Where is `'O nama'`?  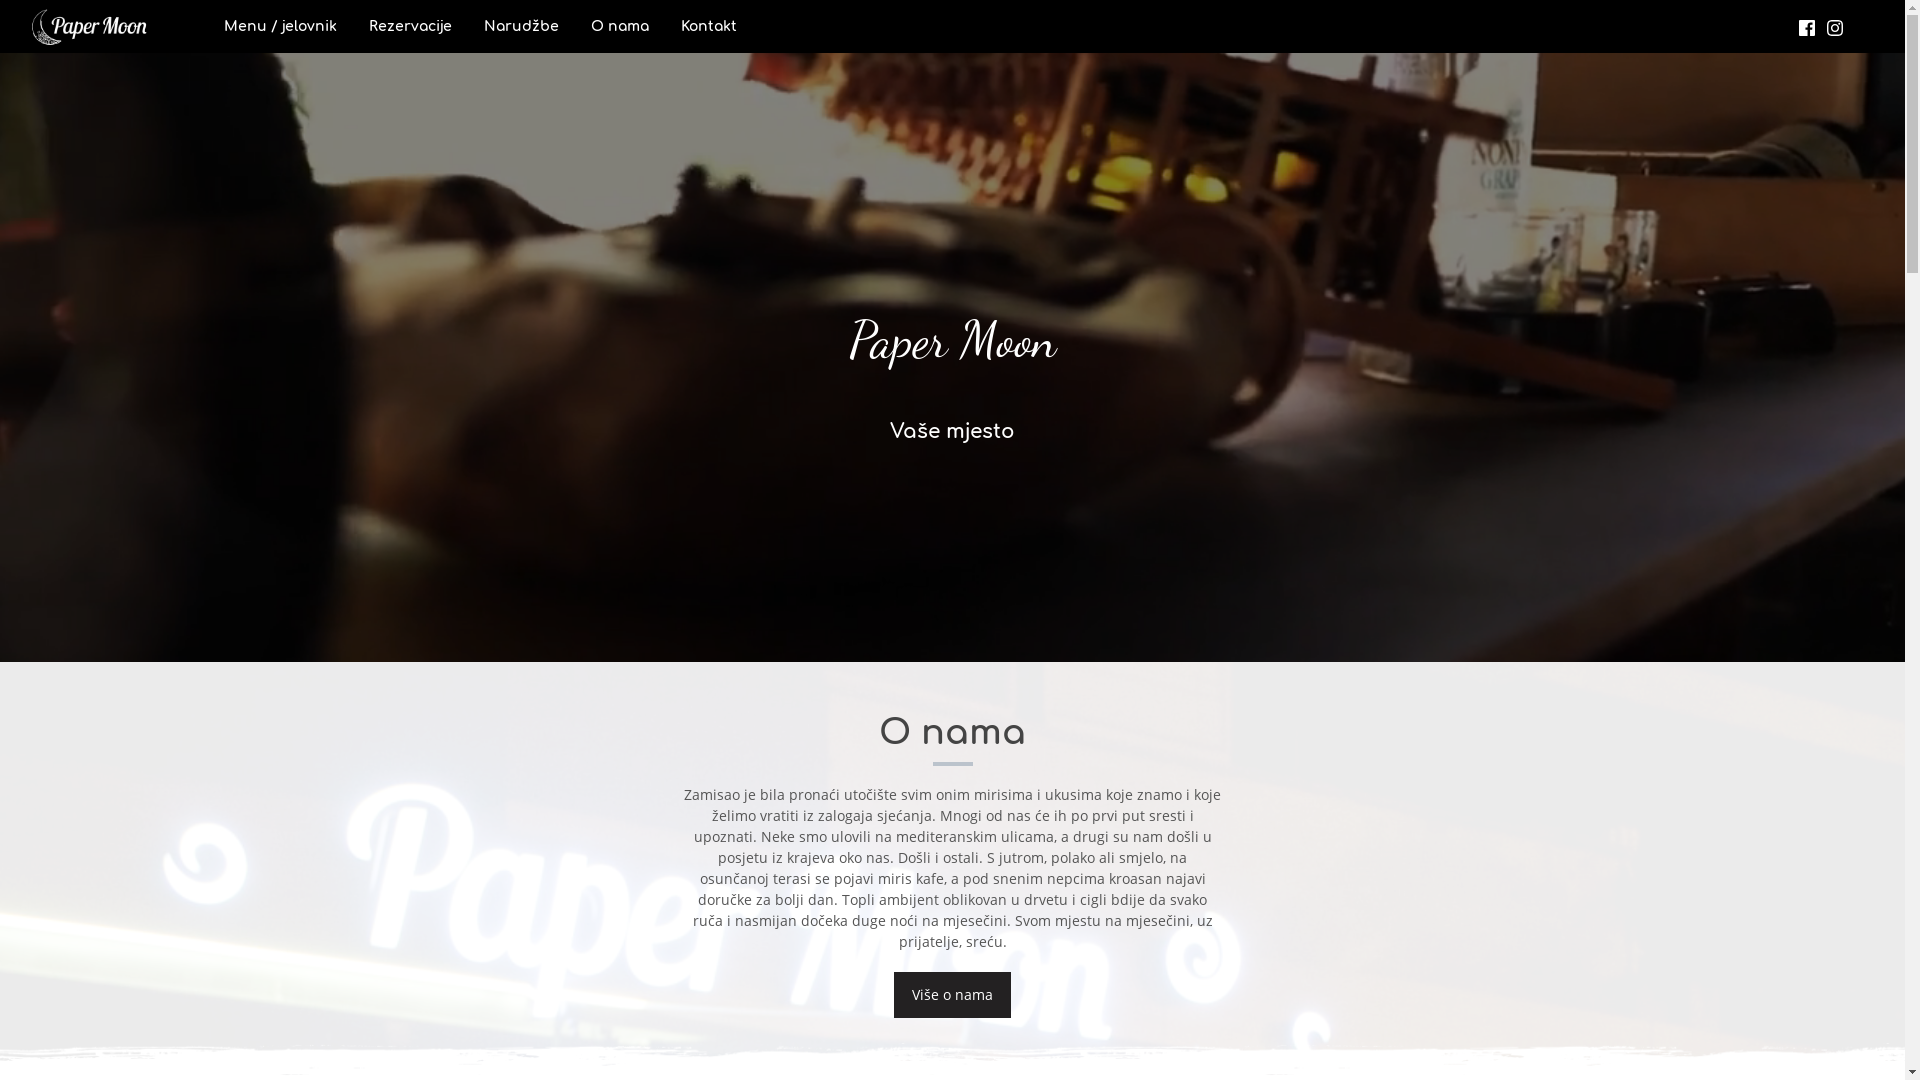 'O nama' is located at coordinates (618, 26).